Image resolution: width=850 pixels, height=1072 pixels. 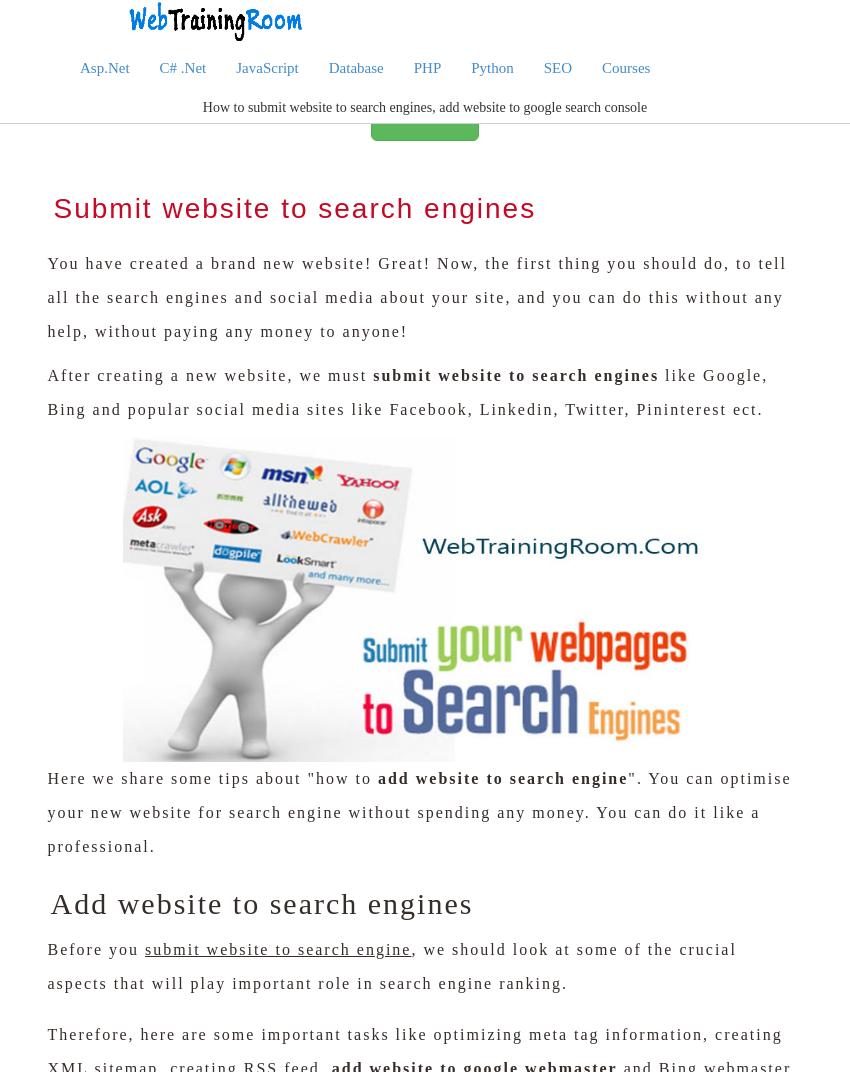 I want to click on 'You have created a brand new website! Great! Now, the first thing you should do, to tell all the search engines and social media about your site, and you can do this without any help, without paying any money to anyone!', so click(x=416, y=295).